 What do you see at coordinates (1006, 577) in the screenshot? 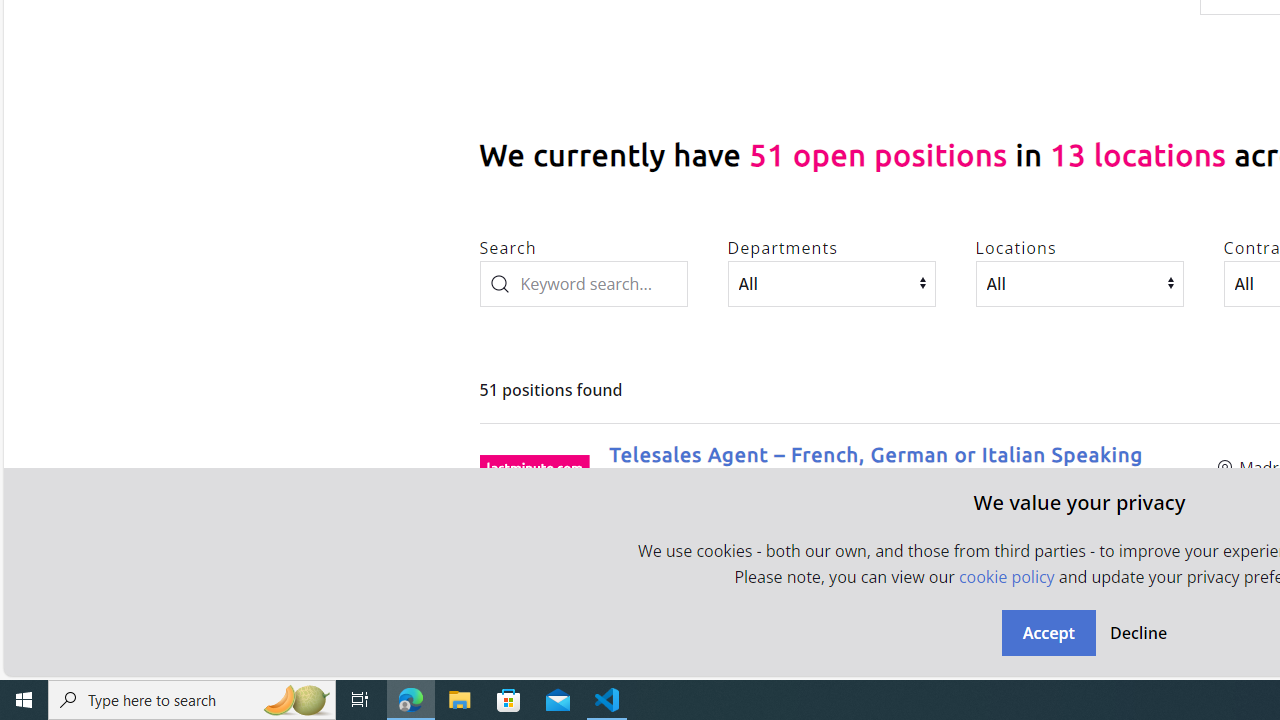
I see `'cookie policy'` at bounding box center [1006, 577].